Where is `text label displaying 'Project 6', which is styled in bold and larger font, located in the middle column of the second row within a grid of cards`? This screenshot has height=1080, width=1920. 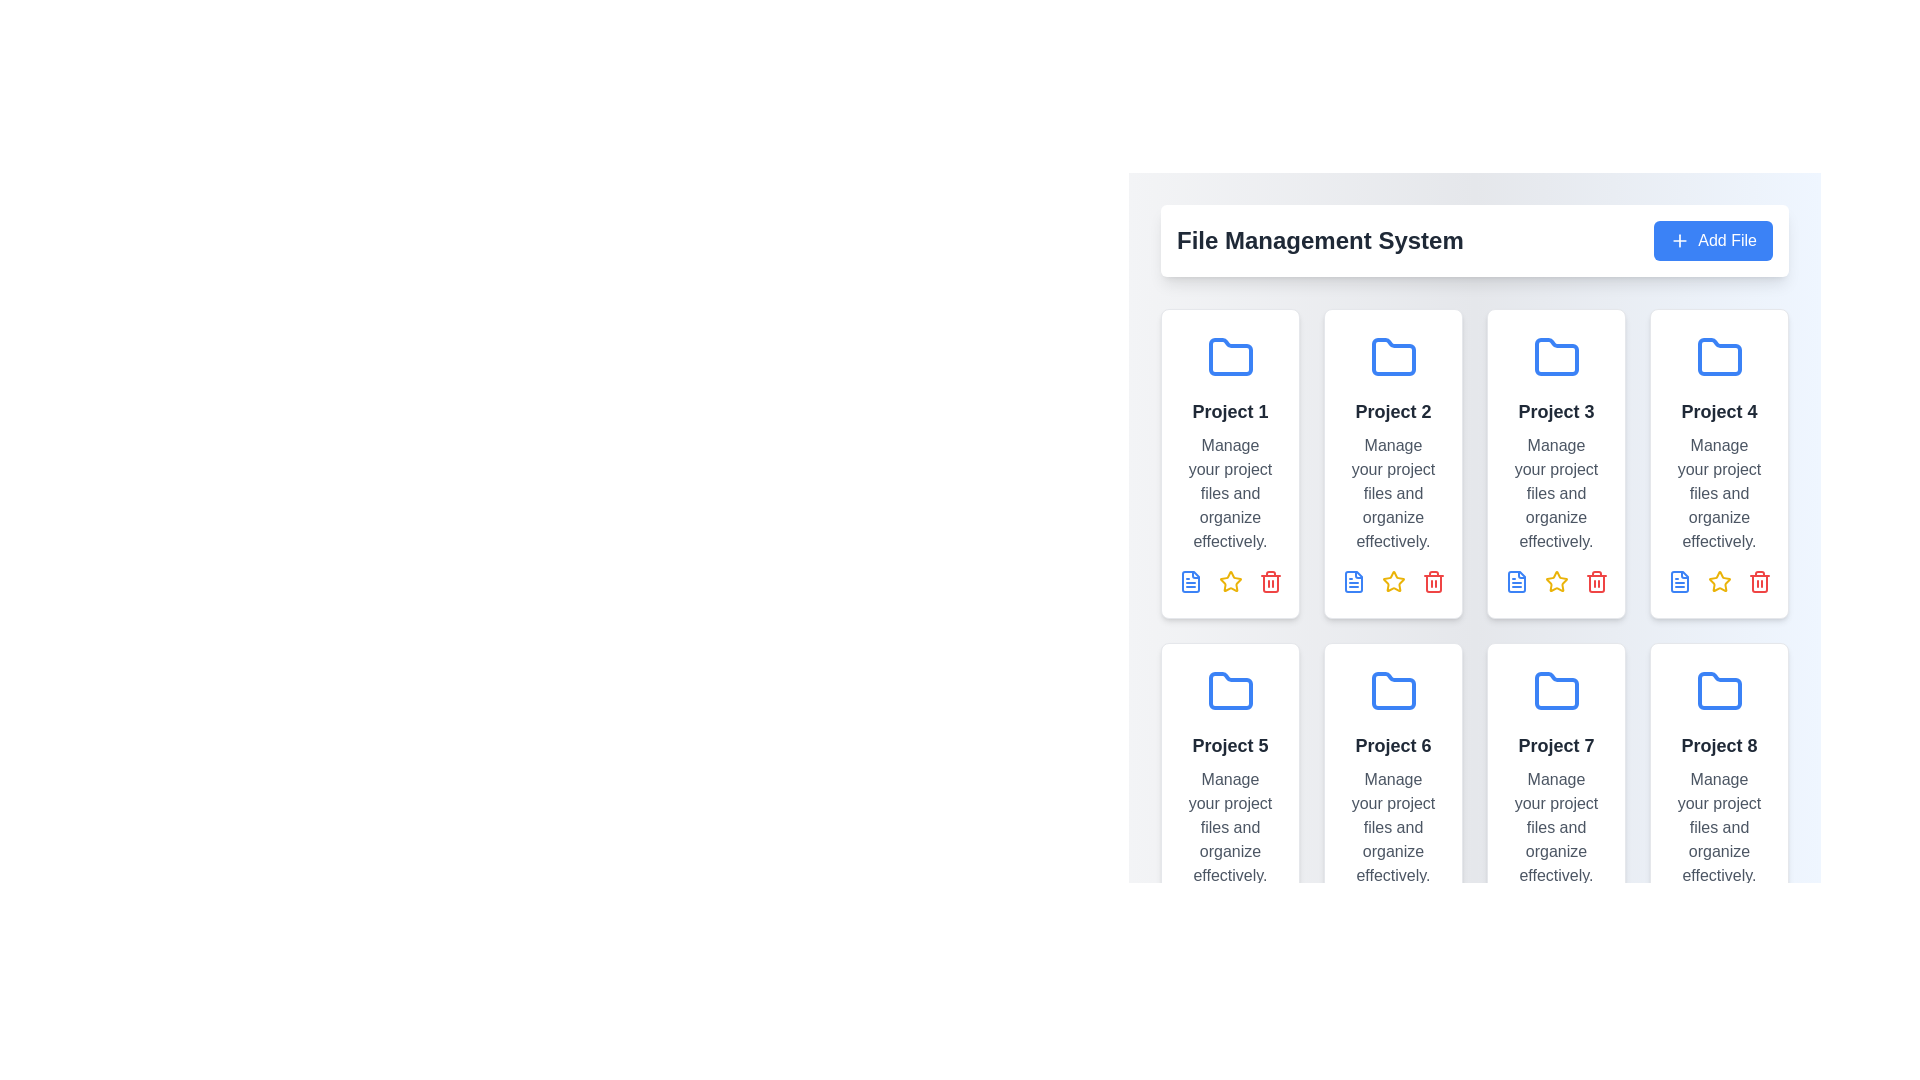 text label displaying 'Project 6', which is styled in bold and larger font, located in the middle column of the second row within a grid of cards is located at coordinates (1392, 745).